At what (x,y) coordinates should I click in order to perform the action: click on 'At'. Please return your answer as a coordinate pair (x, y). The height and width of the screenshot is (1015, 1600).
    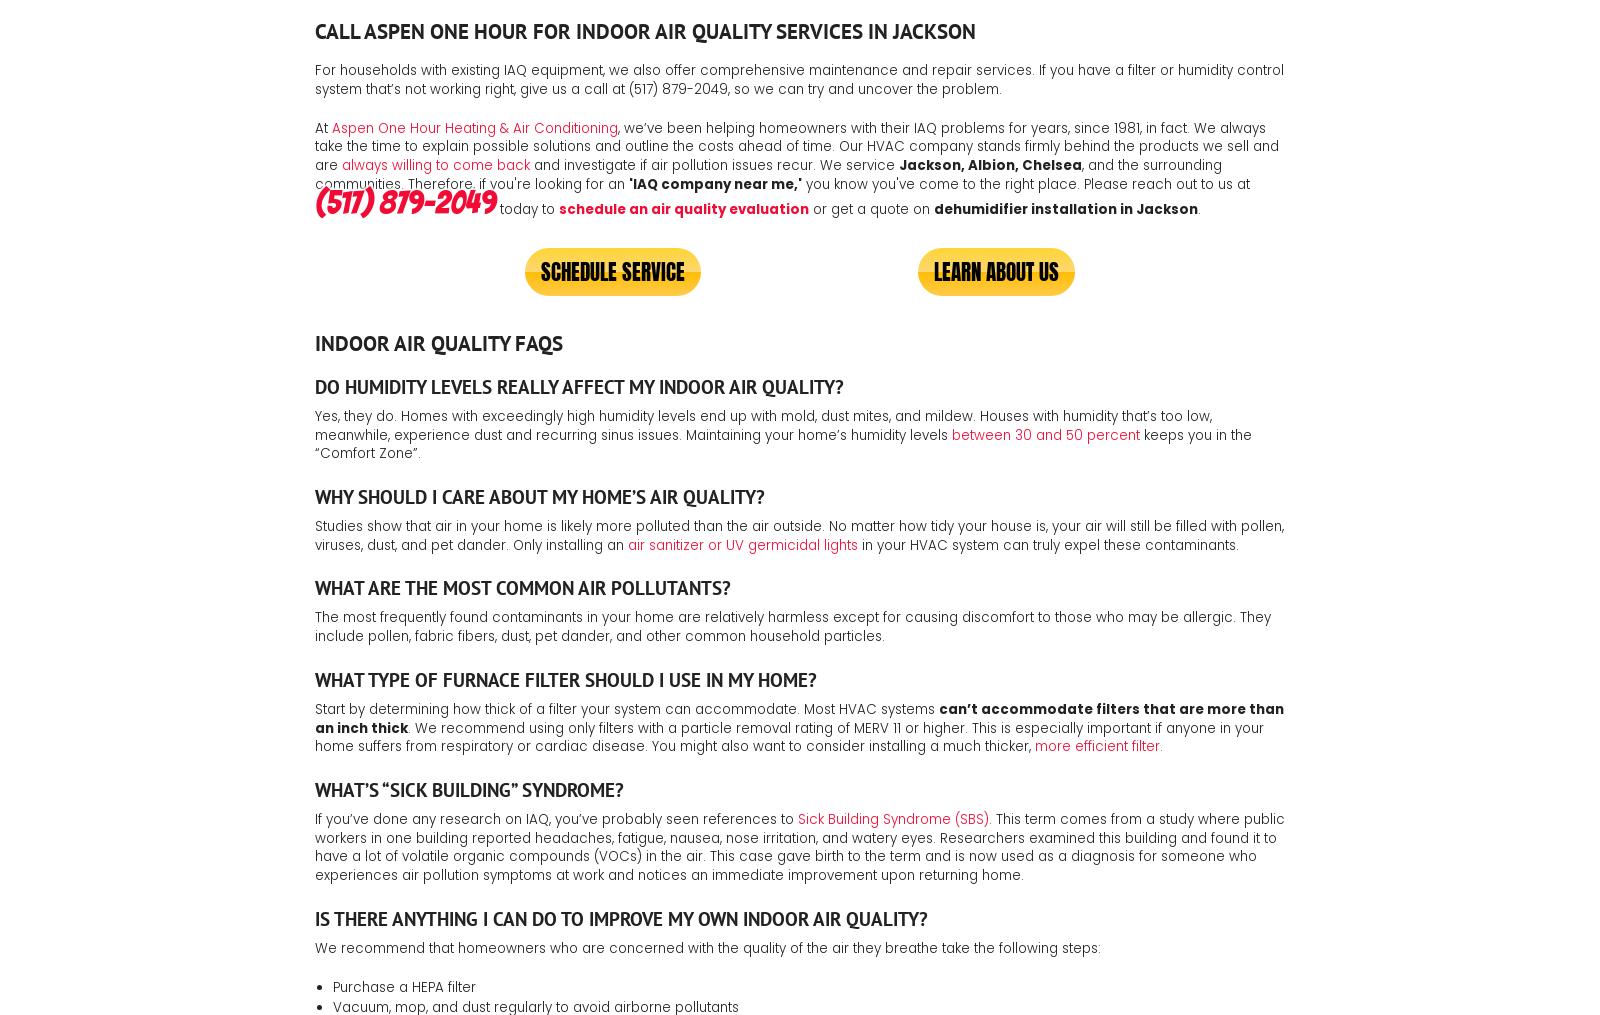
    Looking at the image, I should click on (323, 127).